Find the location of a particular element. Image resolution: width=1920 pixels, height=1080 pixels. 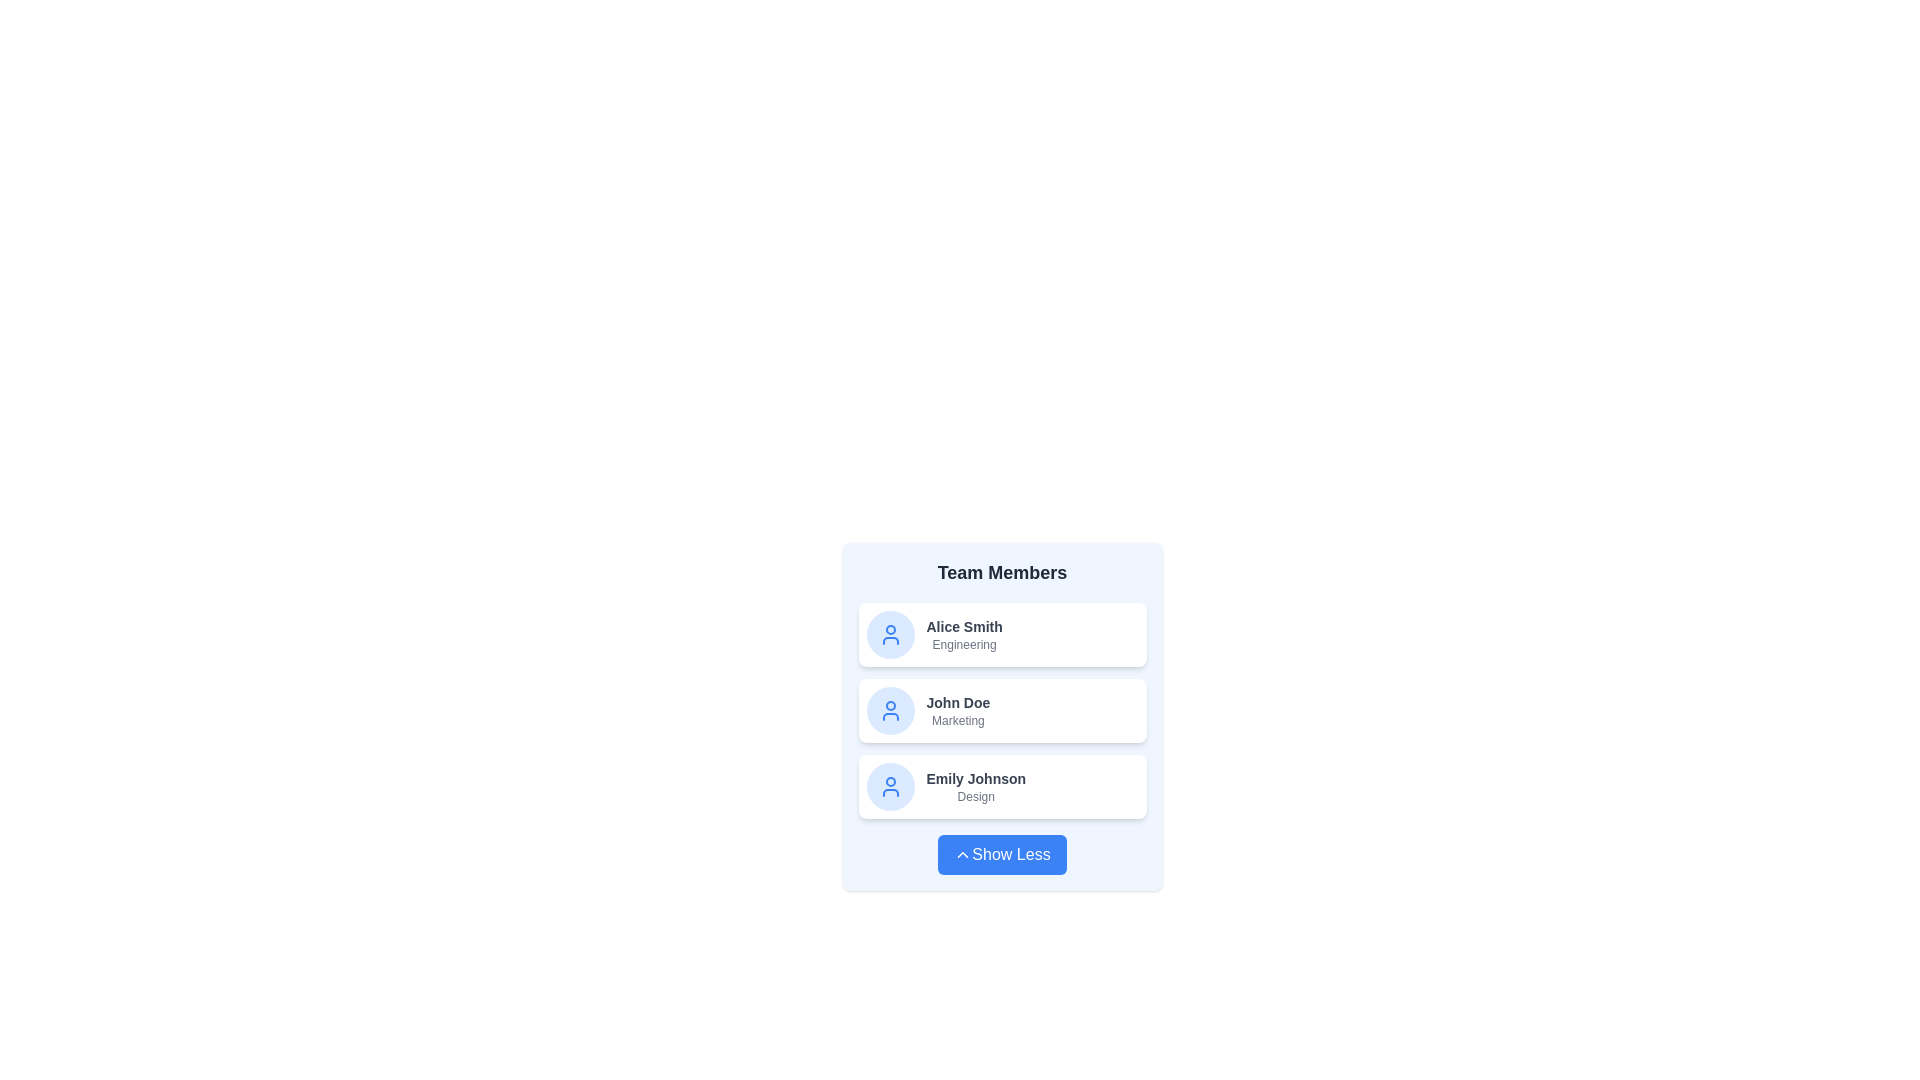

the text label displaying 'Design', which is located under 'Emily Johnson' within the third box of team members is located at coordinates (976, 796).